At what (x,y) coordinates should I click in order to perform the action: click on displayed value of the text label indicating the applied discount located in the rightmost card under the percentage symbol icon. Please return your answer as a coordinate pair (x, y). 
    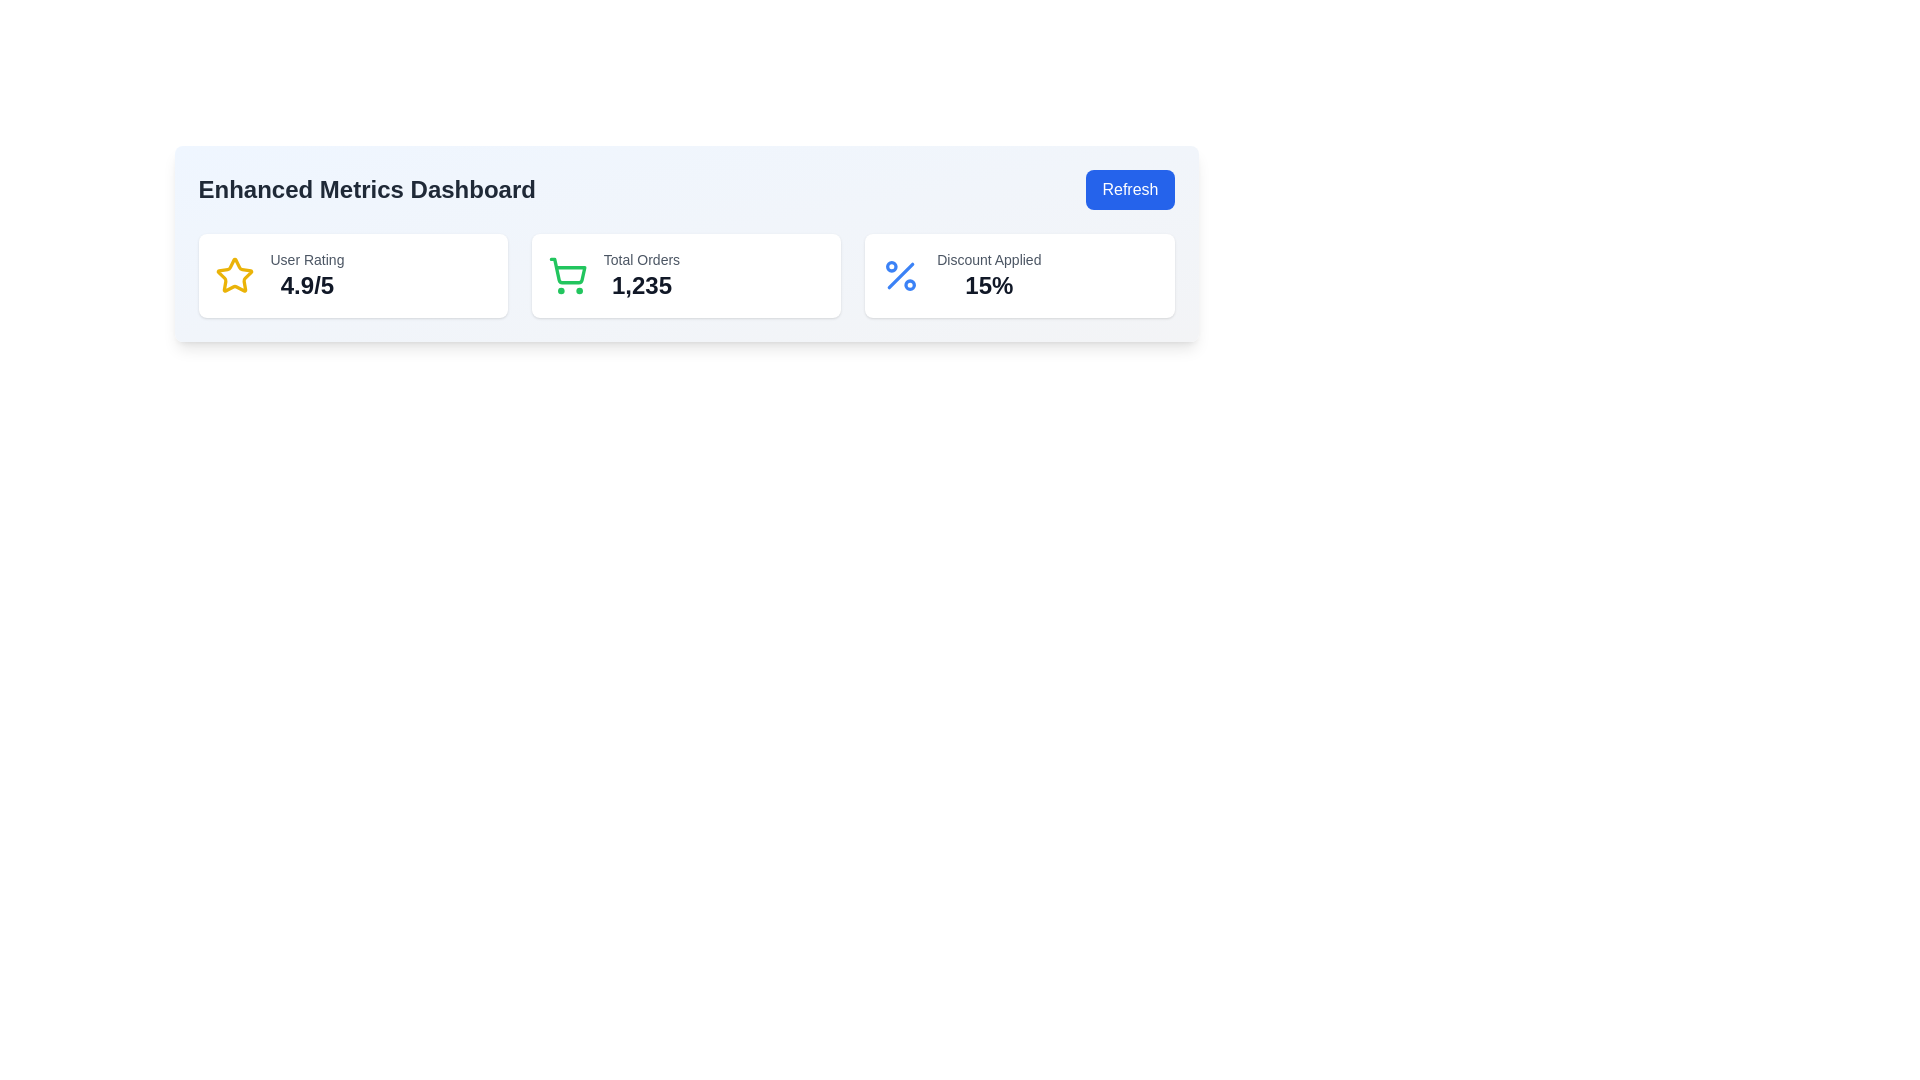
    Looking at the image, I should click on (989, 276).